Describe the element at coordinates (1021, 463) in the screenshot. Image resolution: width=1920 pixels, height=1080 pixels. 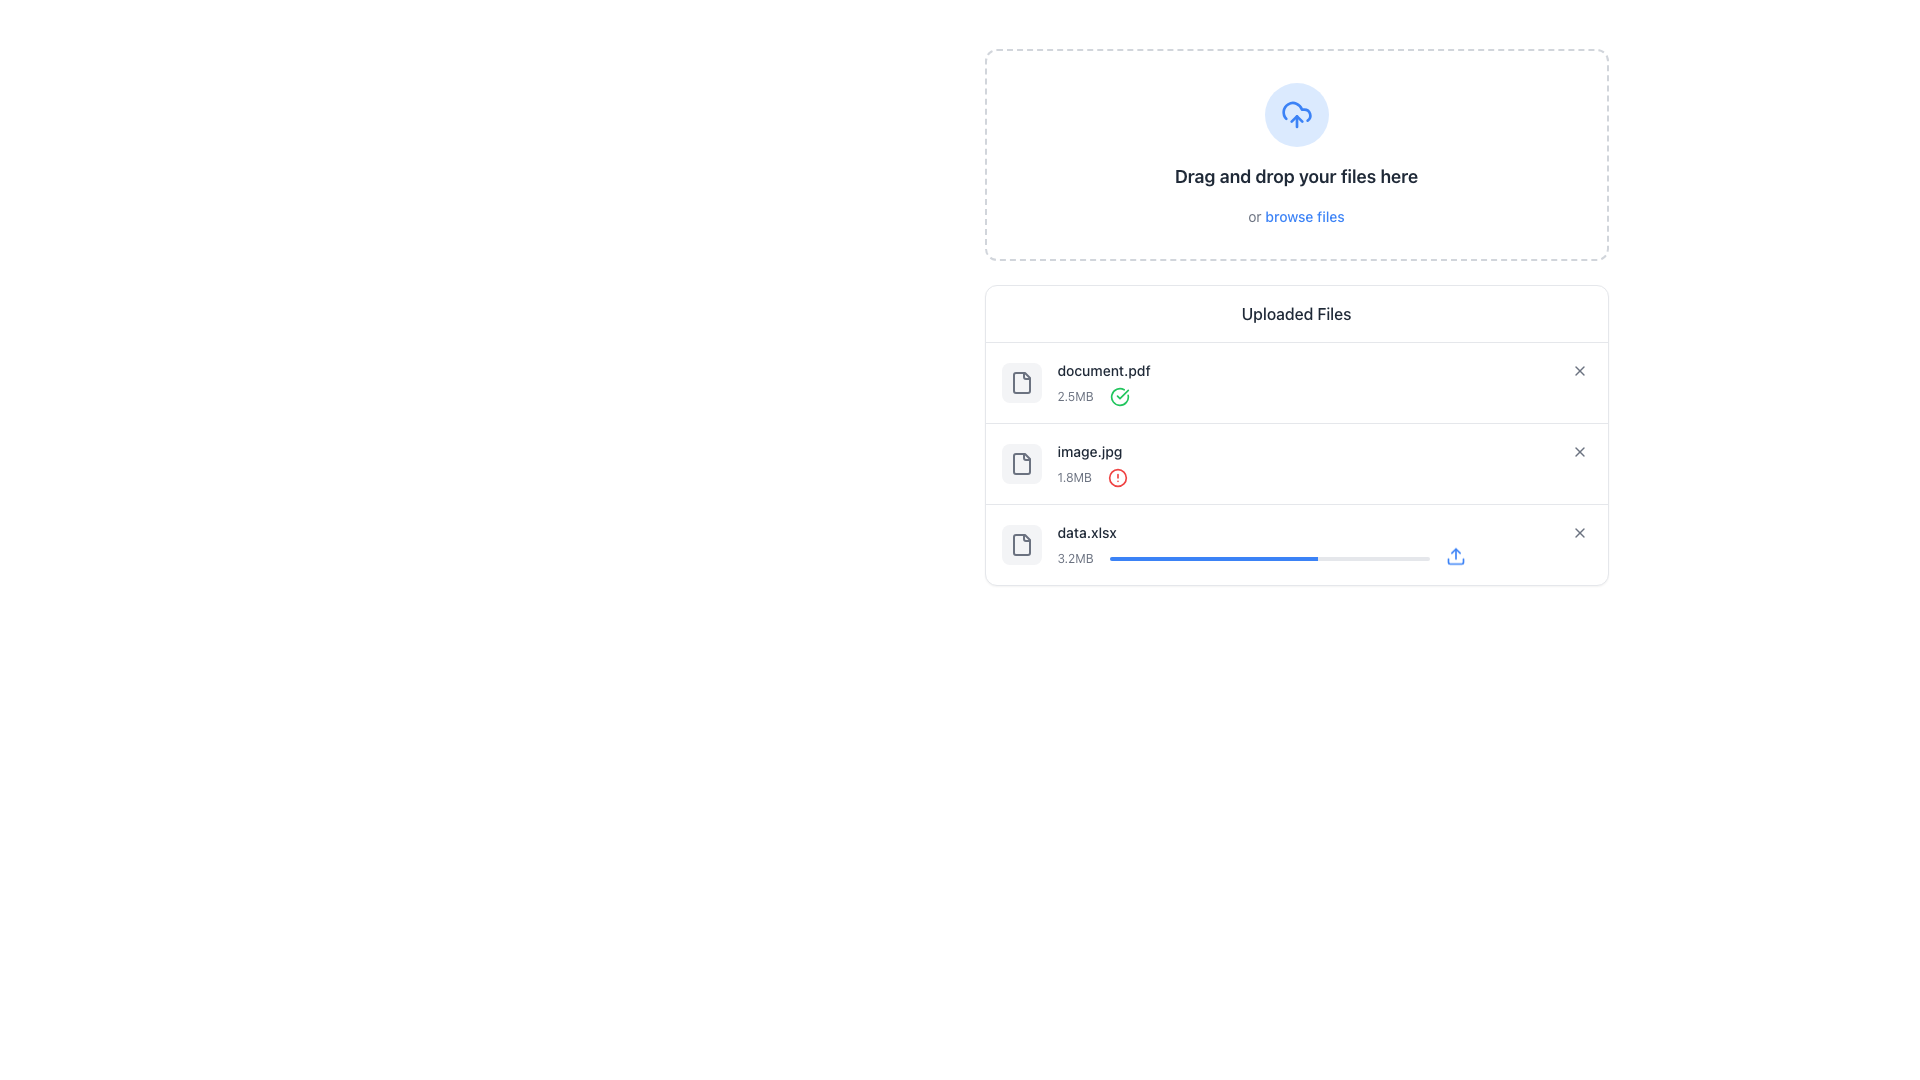
I see `the small rounded square icon with a light gray background and a document graphic, which is positioned to the left of the uploaded file named 'image.jpg'` at that location.